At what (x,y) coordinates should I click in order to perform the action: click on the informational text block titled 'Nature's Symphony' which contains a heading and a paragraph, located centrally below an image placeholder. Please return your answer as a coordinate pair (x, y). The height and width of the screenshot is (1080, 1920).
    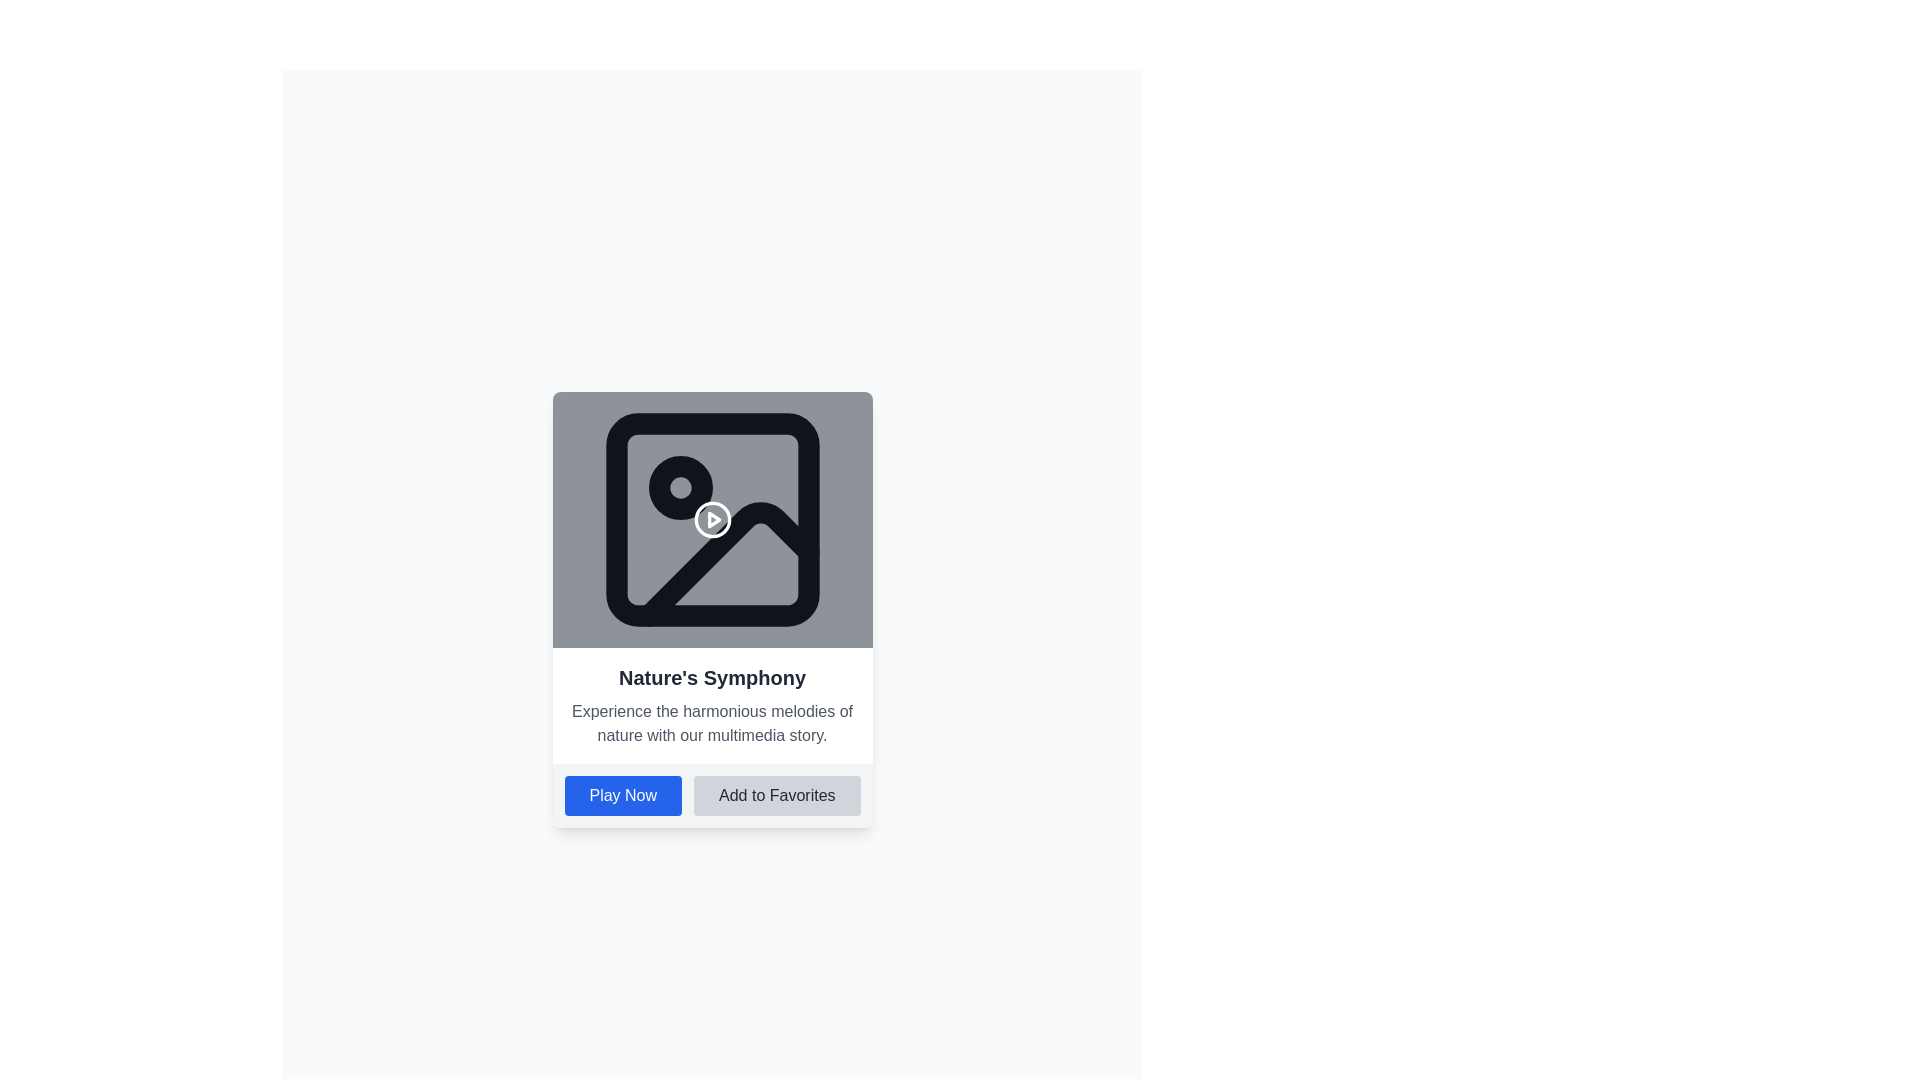
    Looking at the image, I should click on (712, 704).